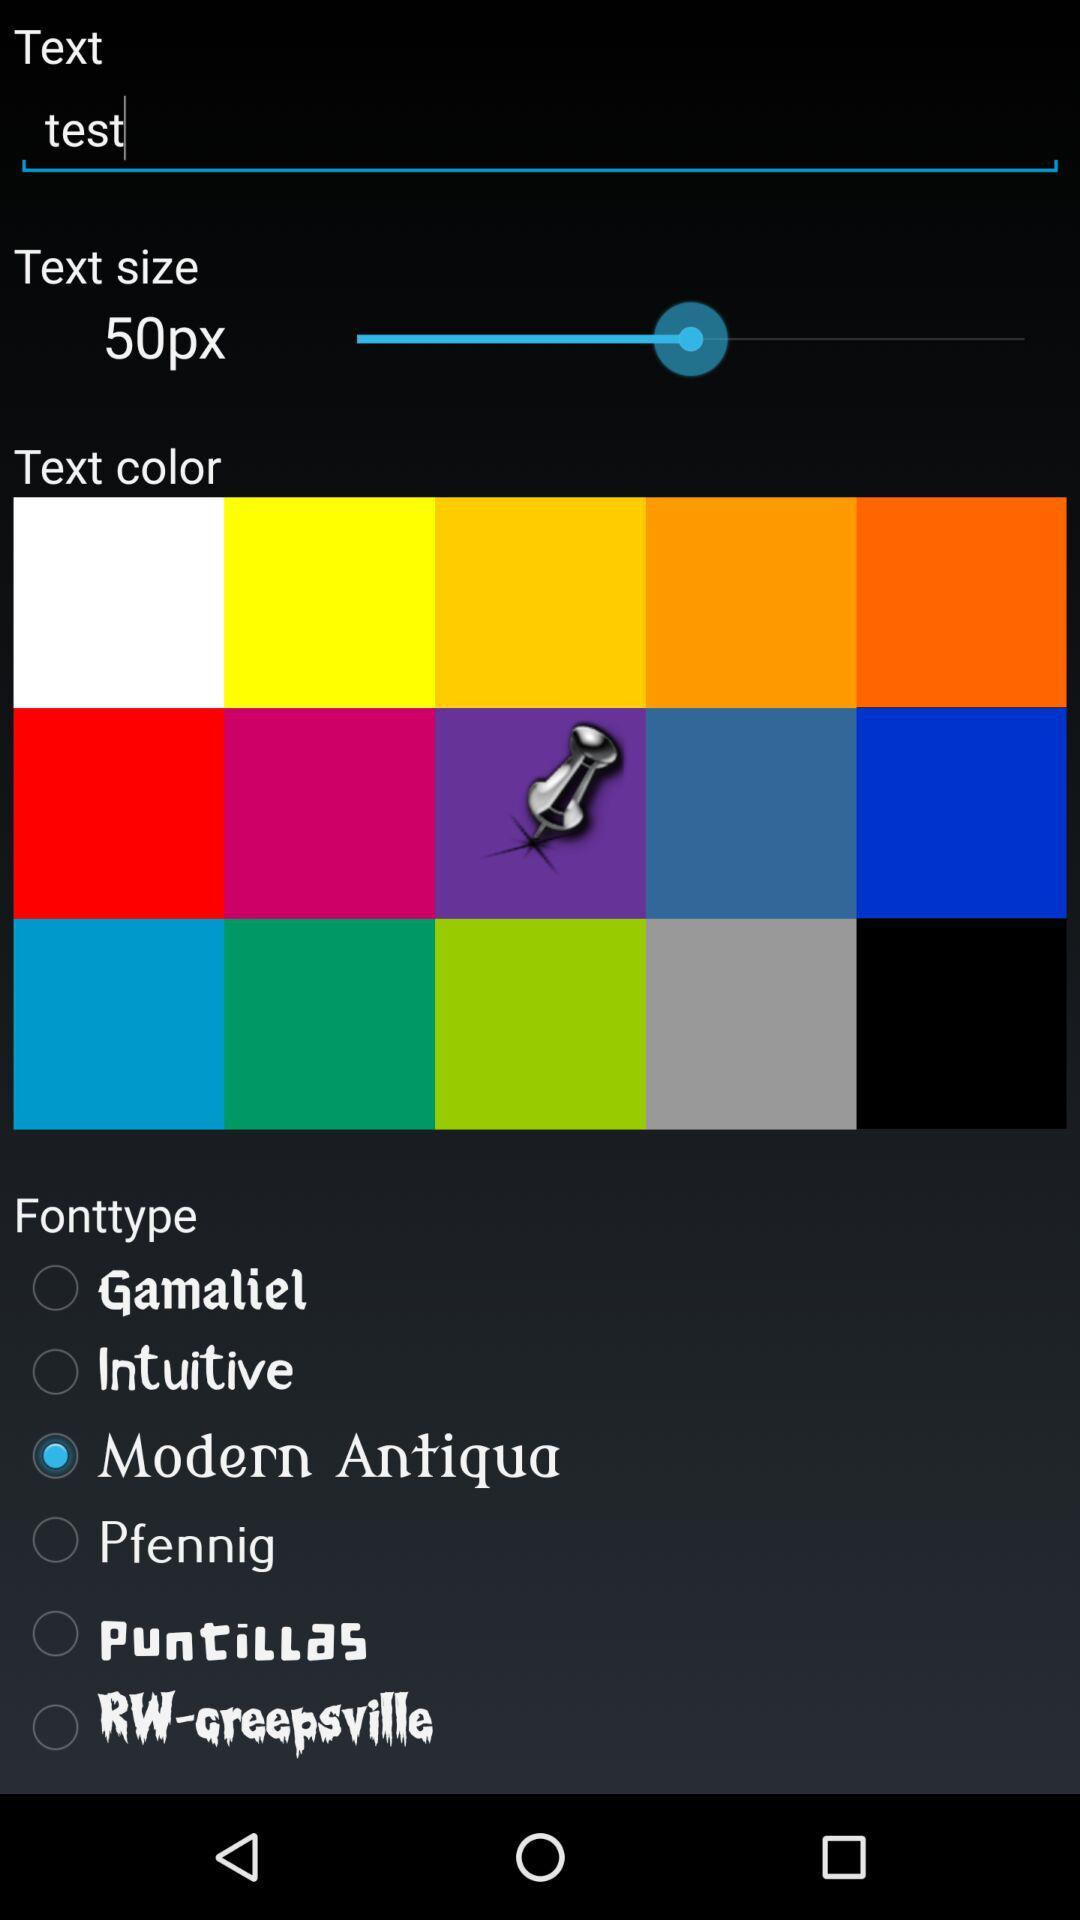 Image resolution: width=1080 pixels, height=1920 pixels. What do you see at coordinates (960, 812) in the screenshot?
I see `a color` at bounding box center [960, 812].